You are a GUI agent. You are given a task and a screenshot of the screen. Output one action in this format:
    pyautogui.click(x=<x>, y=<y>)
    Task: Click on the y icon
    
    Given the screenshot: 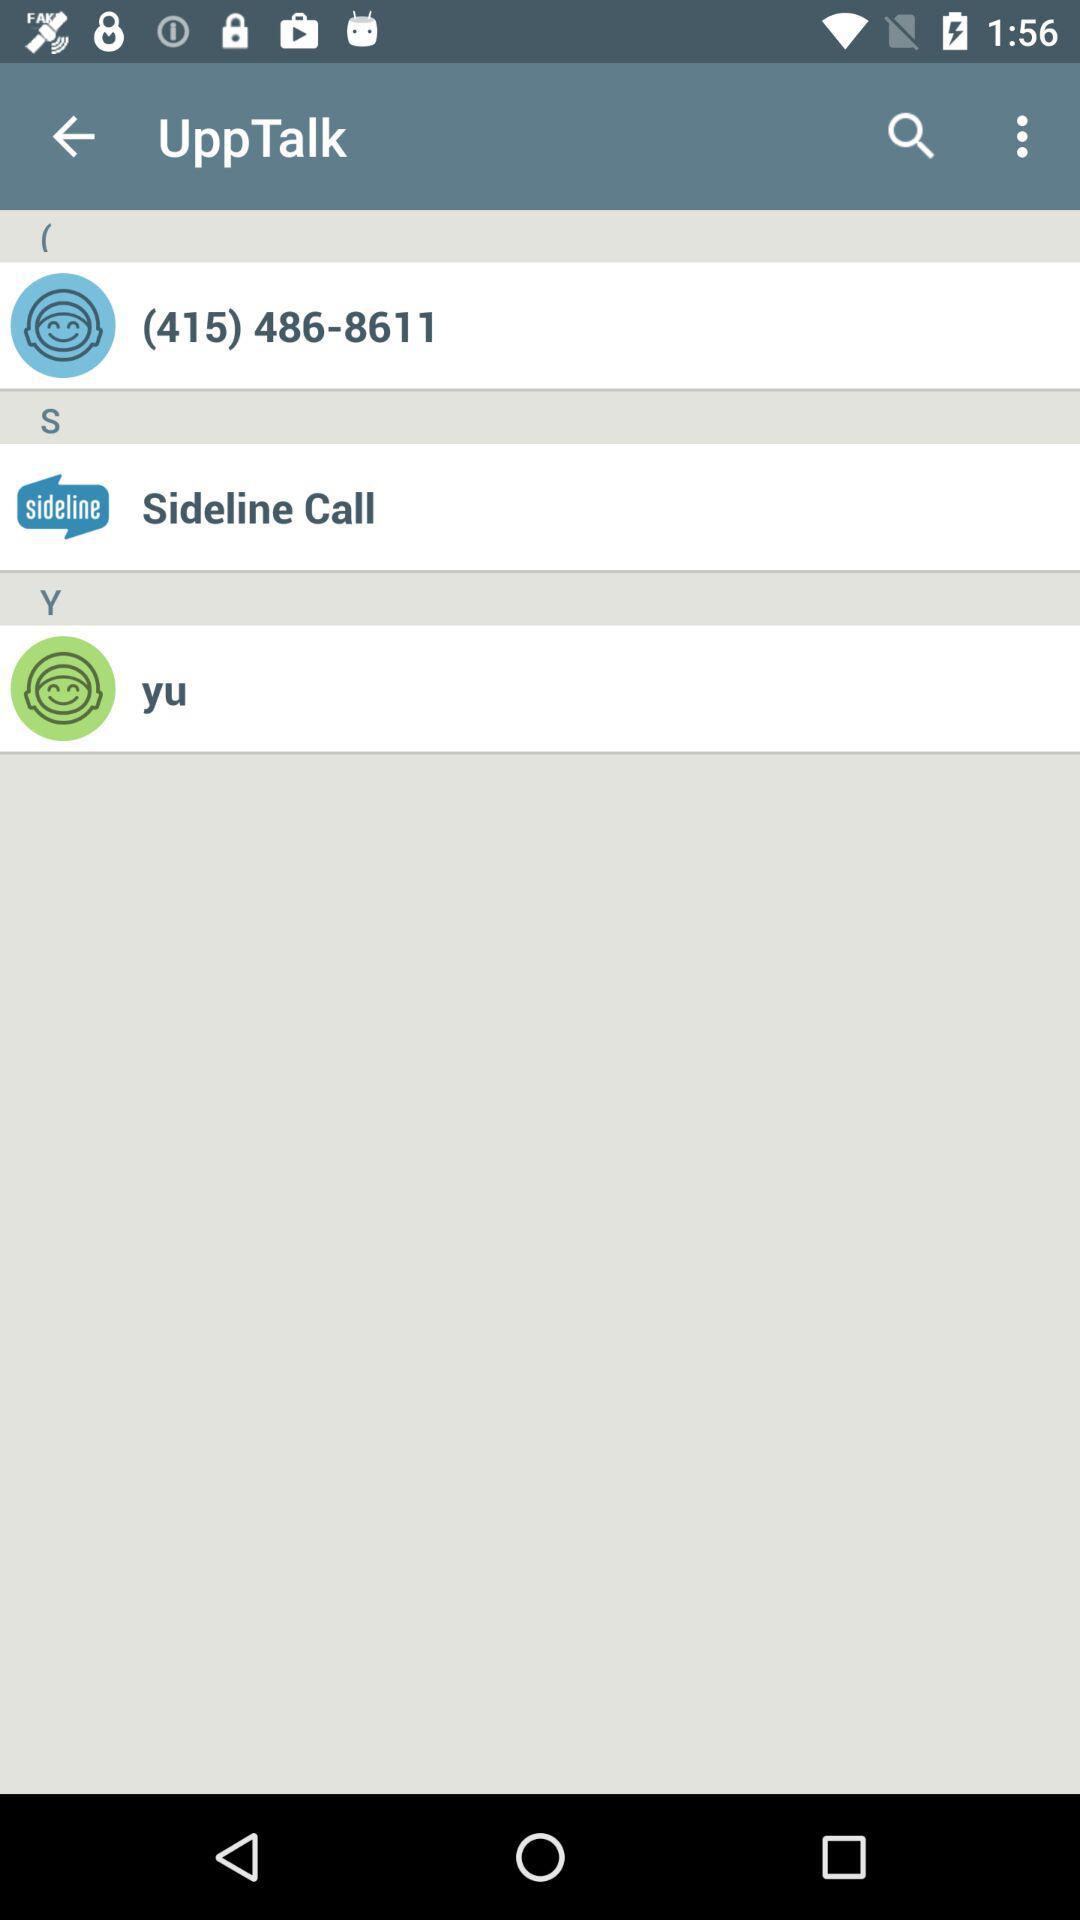 What is the action you would take?
    pyautogui.click(x=49, y=598)
    